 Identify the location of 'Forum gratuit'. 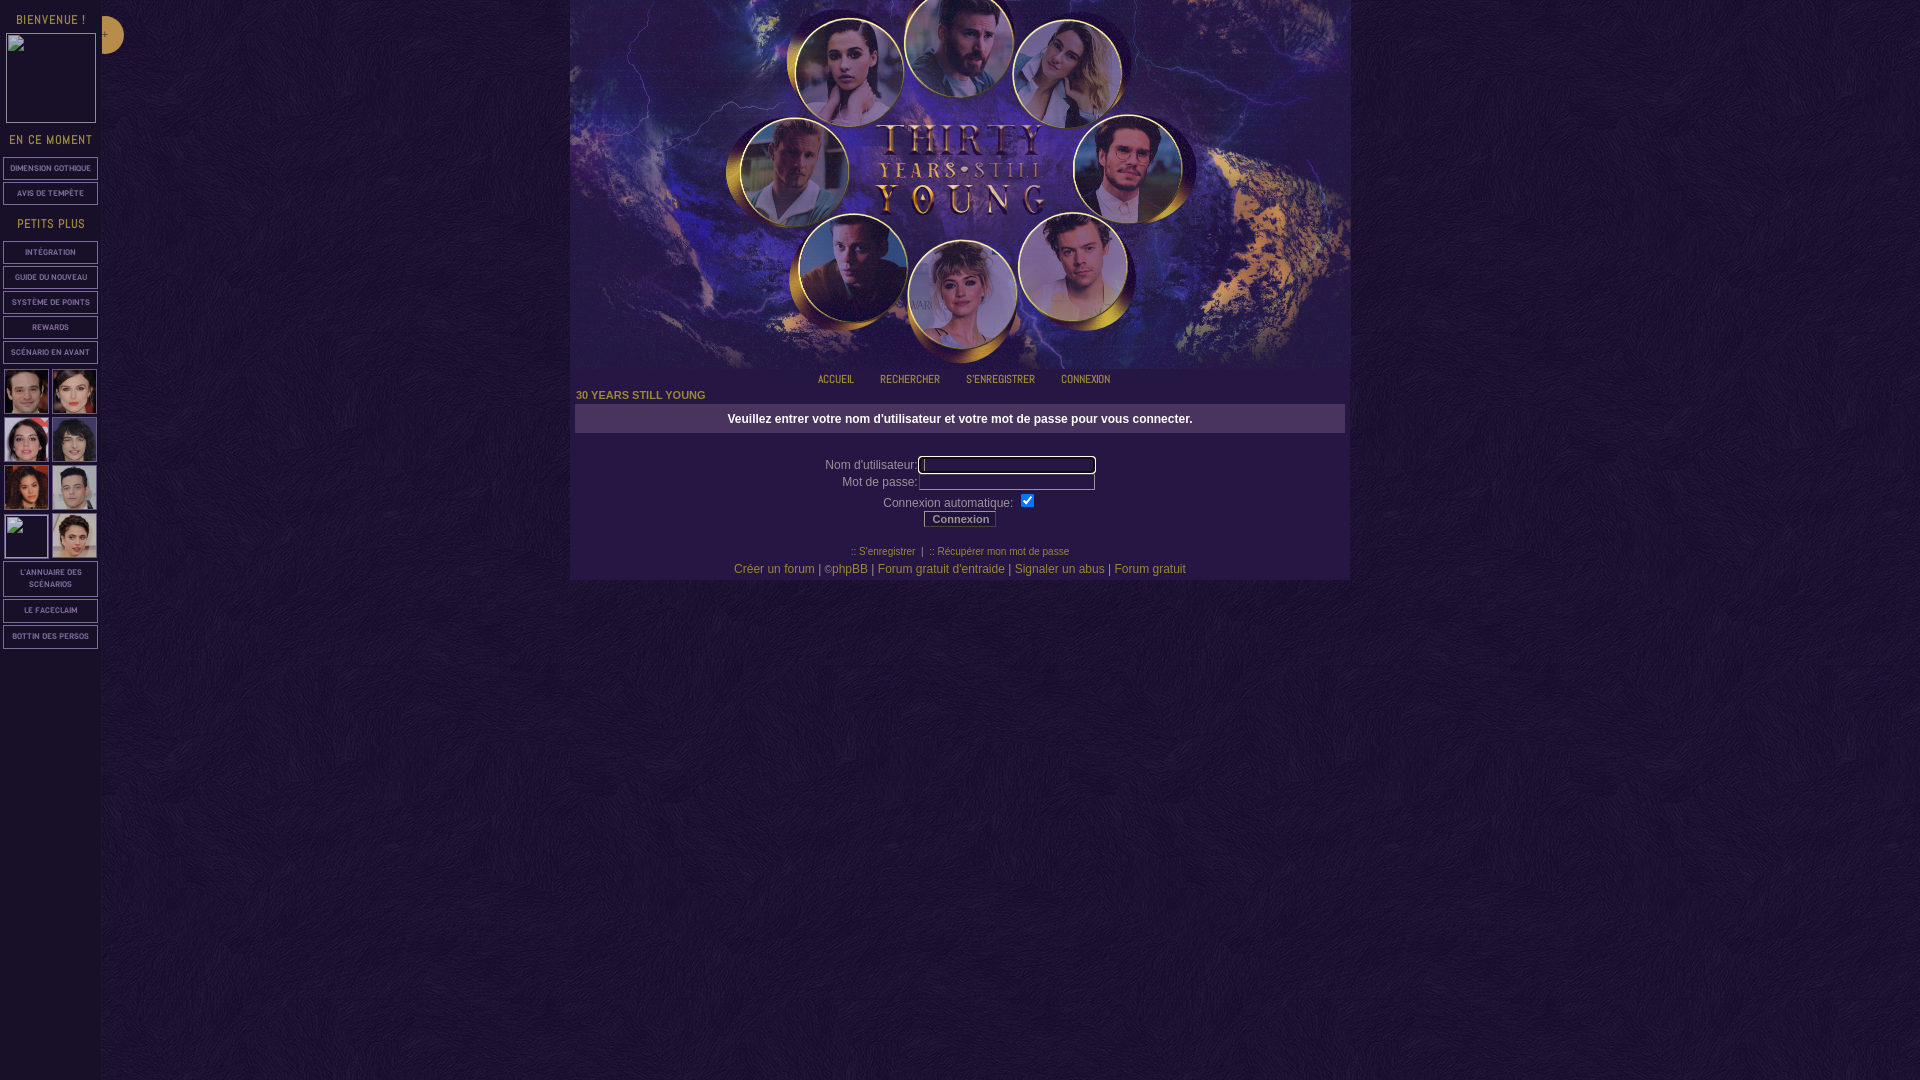
(1150, 569).